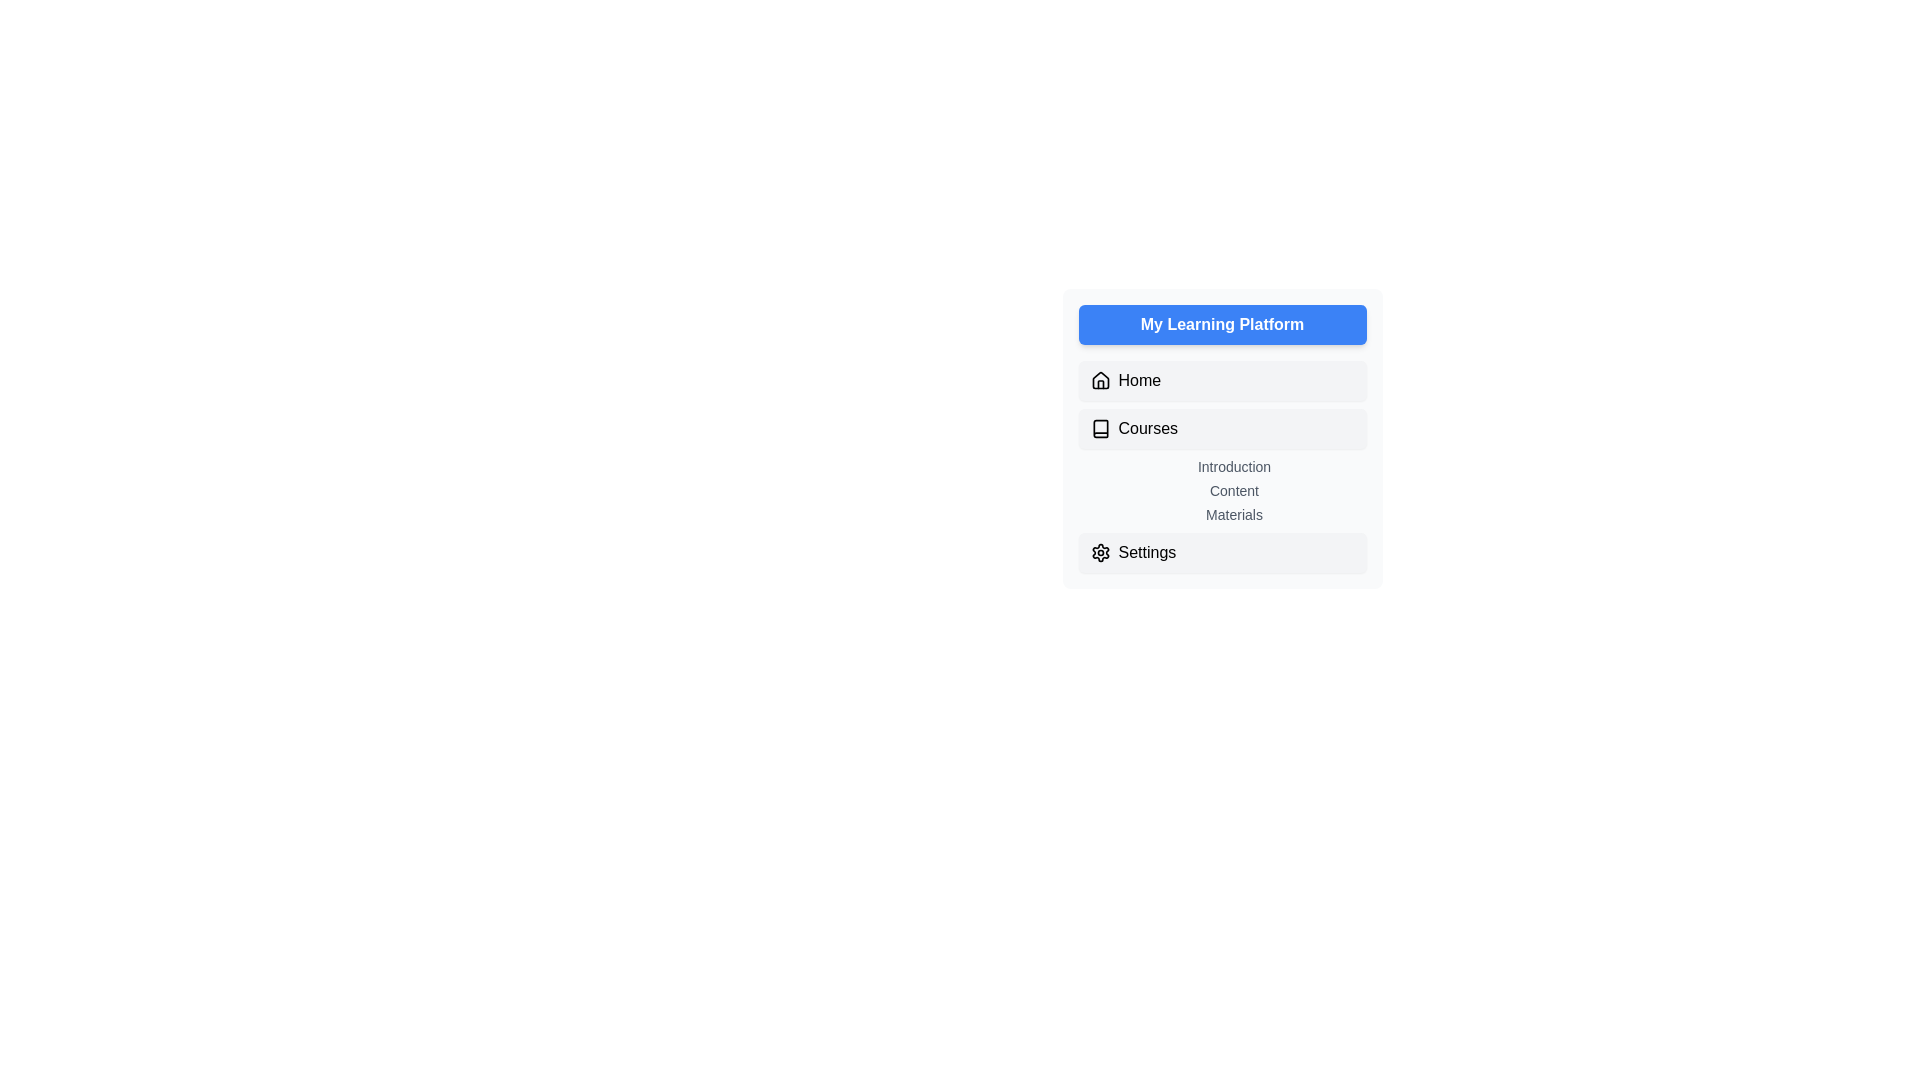 This screenshot has width=1920, height=1080. I want to click on the leftmost part of the house-shaped icon in the navigation menu, associated with the 'Home' label, so click(1099, 380).